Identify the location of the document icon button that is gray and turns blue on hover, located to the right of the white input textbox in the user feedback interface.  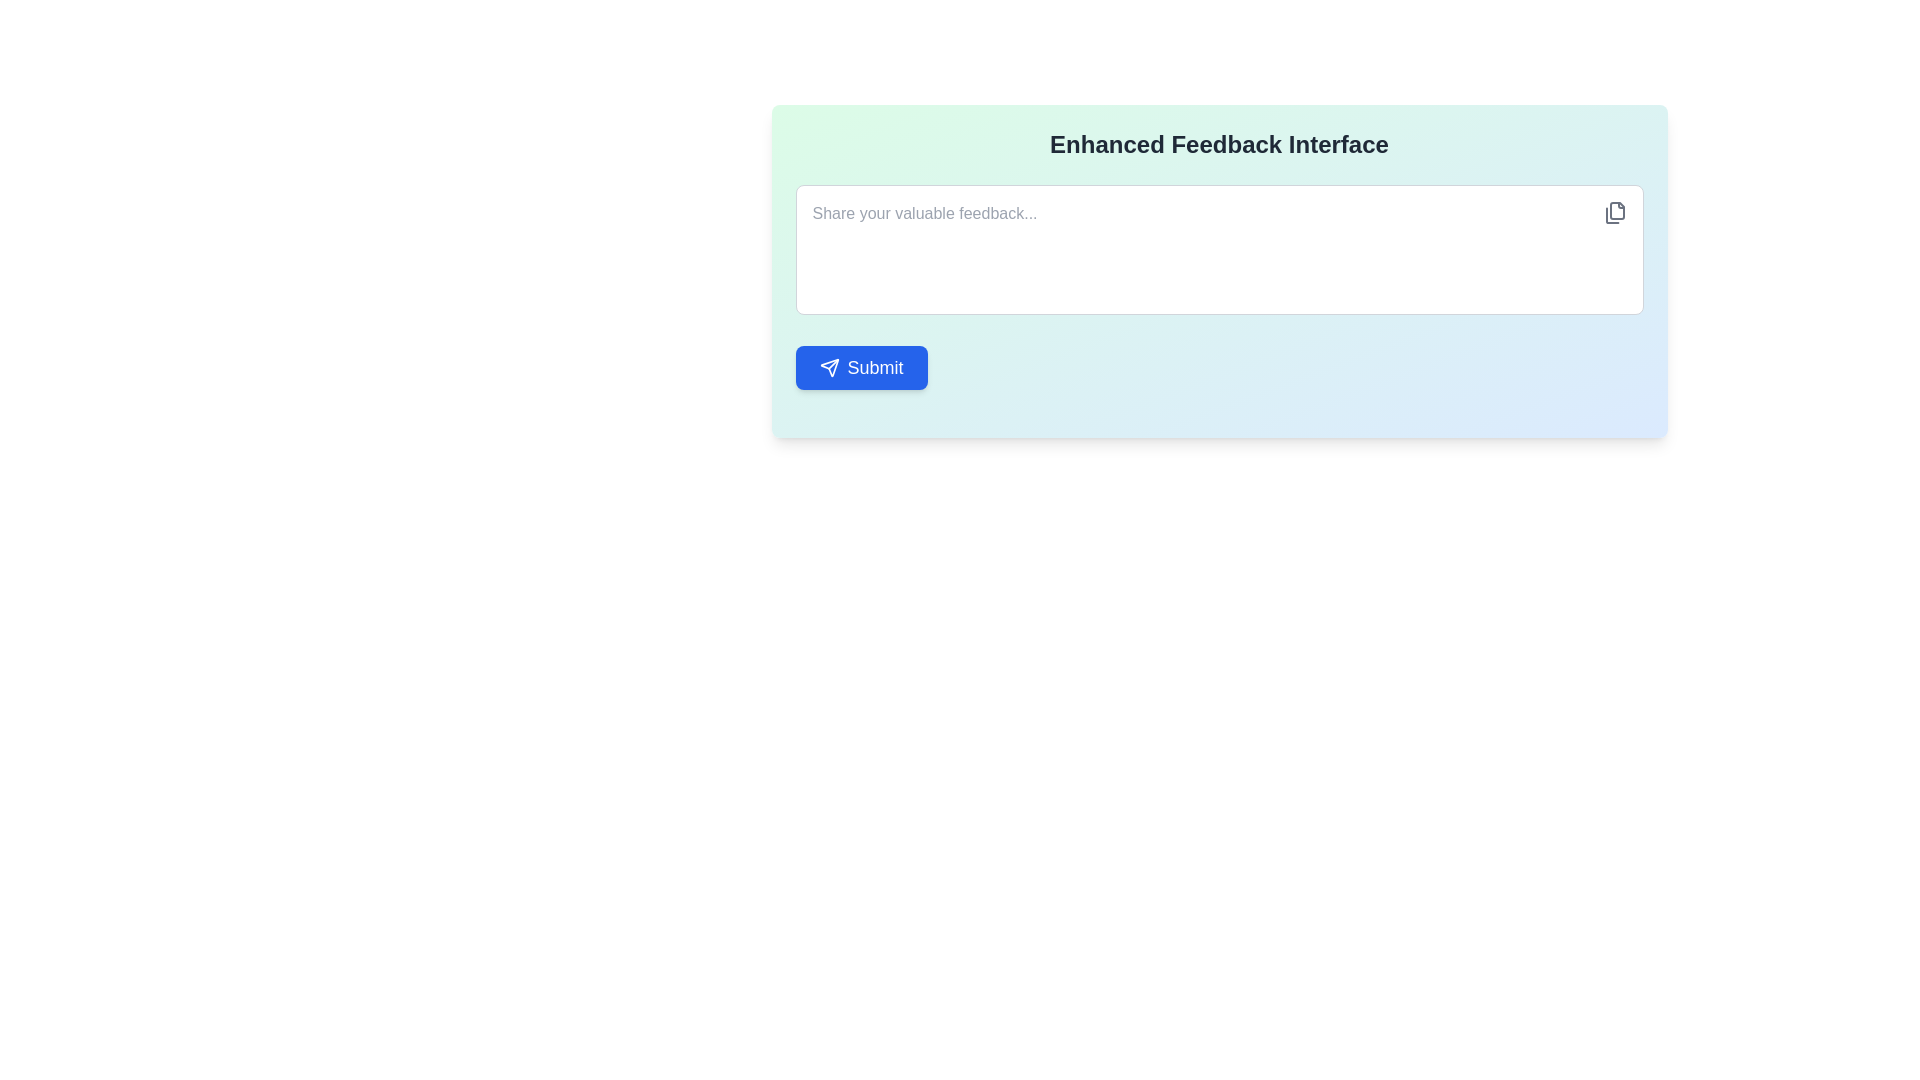
(1615, 212).